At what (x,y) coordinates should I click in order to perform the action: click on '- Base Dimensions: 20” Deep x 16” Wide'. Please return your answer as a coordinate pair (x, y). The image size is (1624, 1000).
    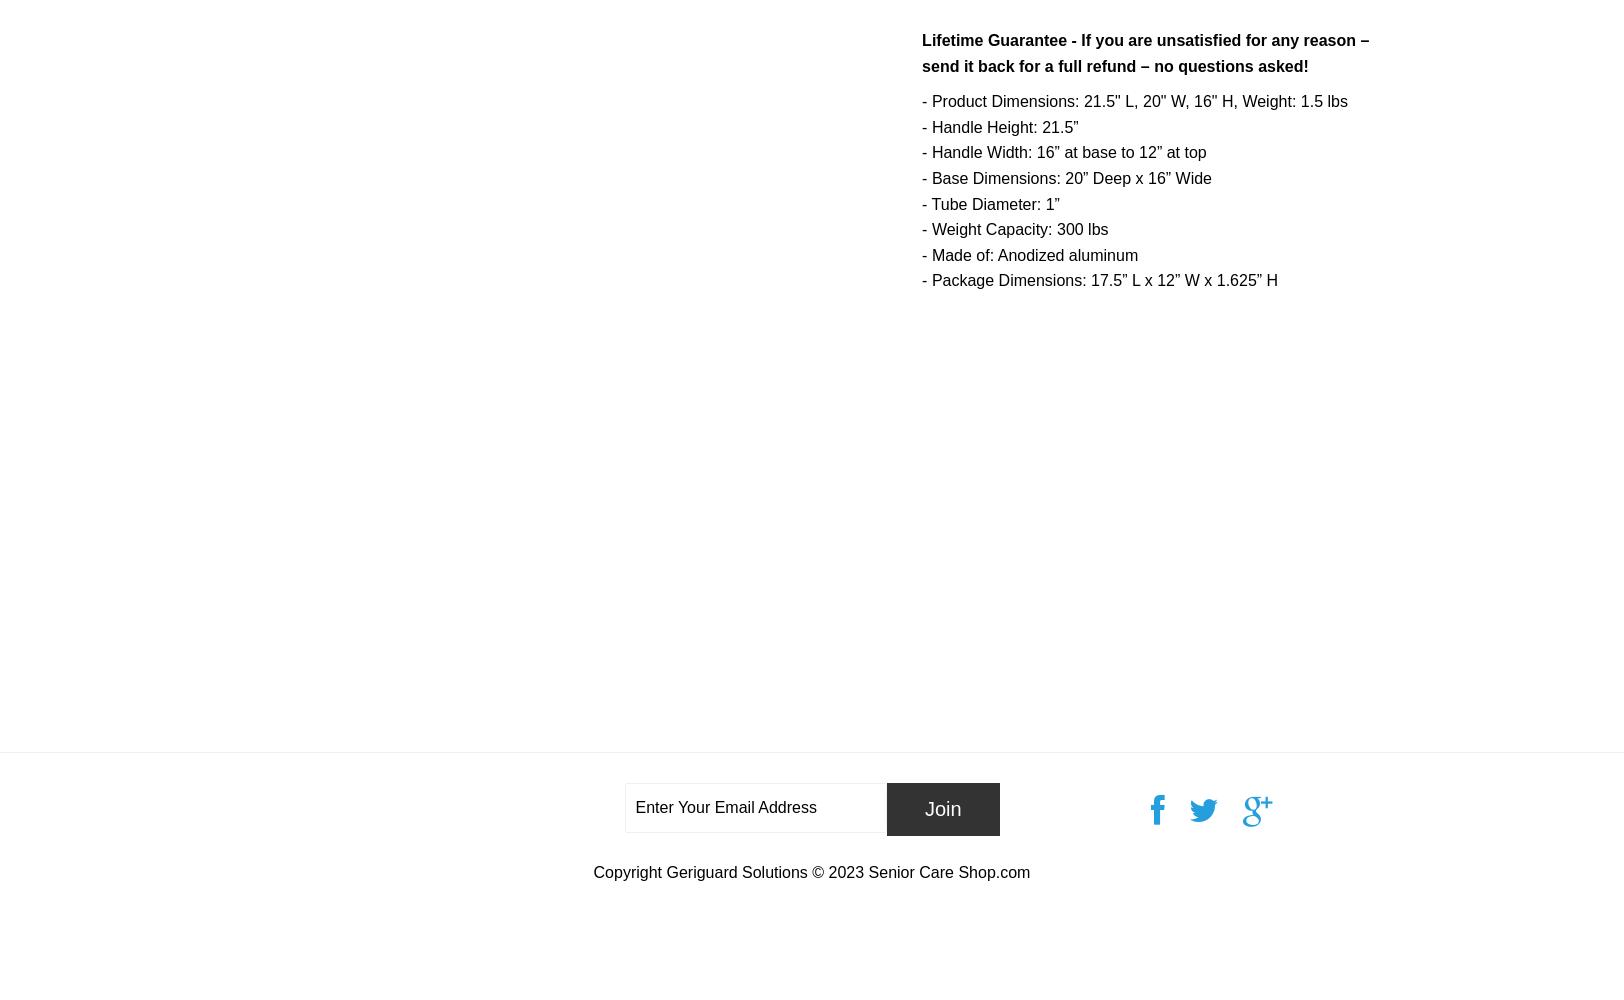
    Looking at the image, I should click on (1066, 178).